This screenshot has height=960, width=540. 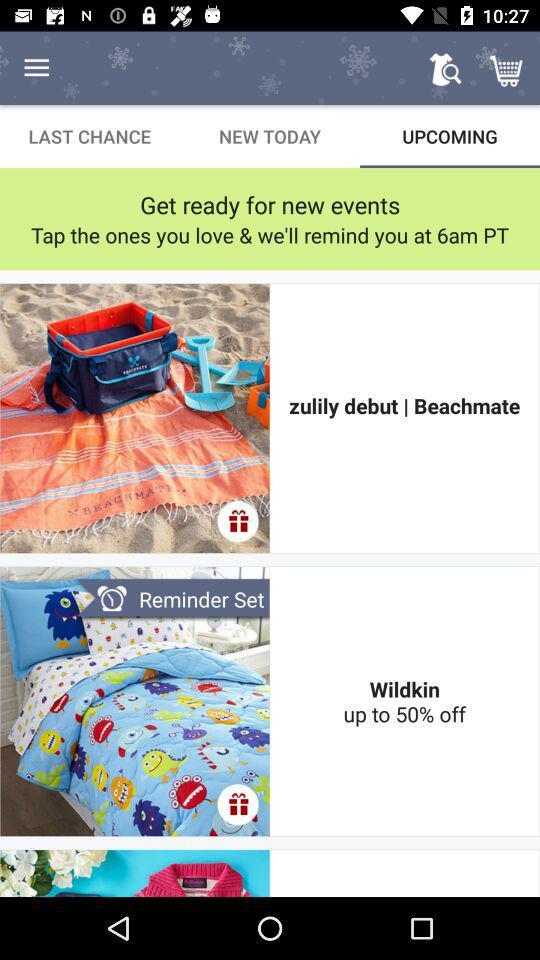 I want to click on icon above upcoming item, so click(x=445, y=68).